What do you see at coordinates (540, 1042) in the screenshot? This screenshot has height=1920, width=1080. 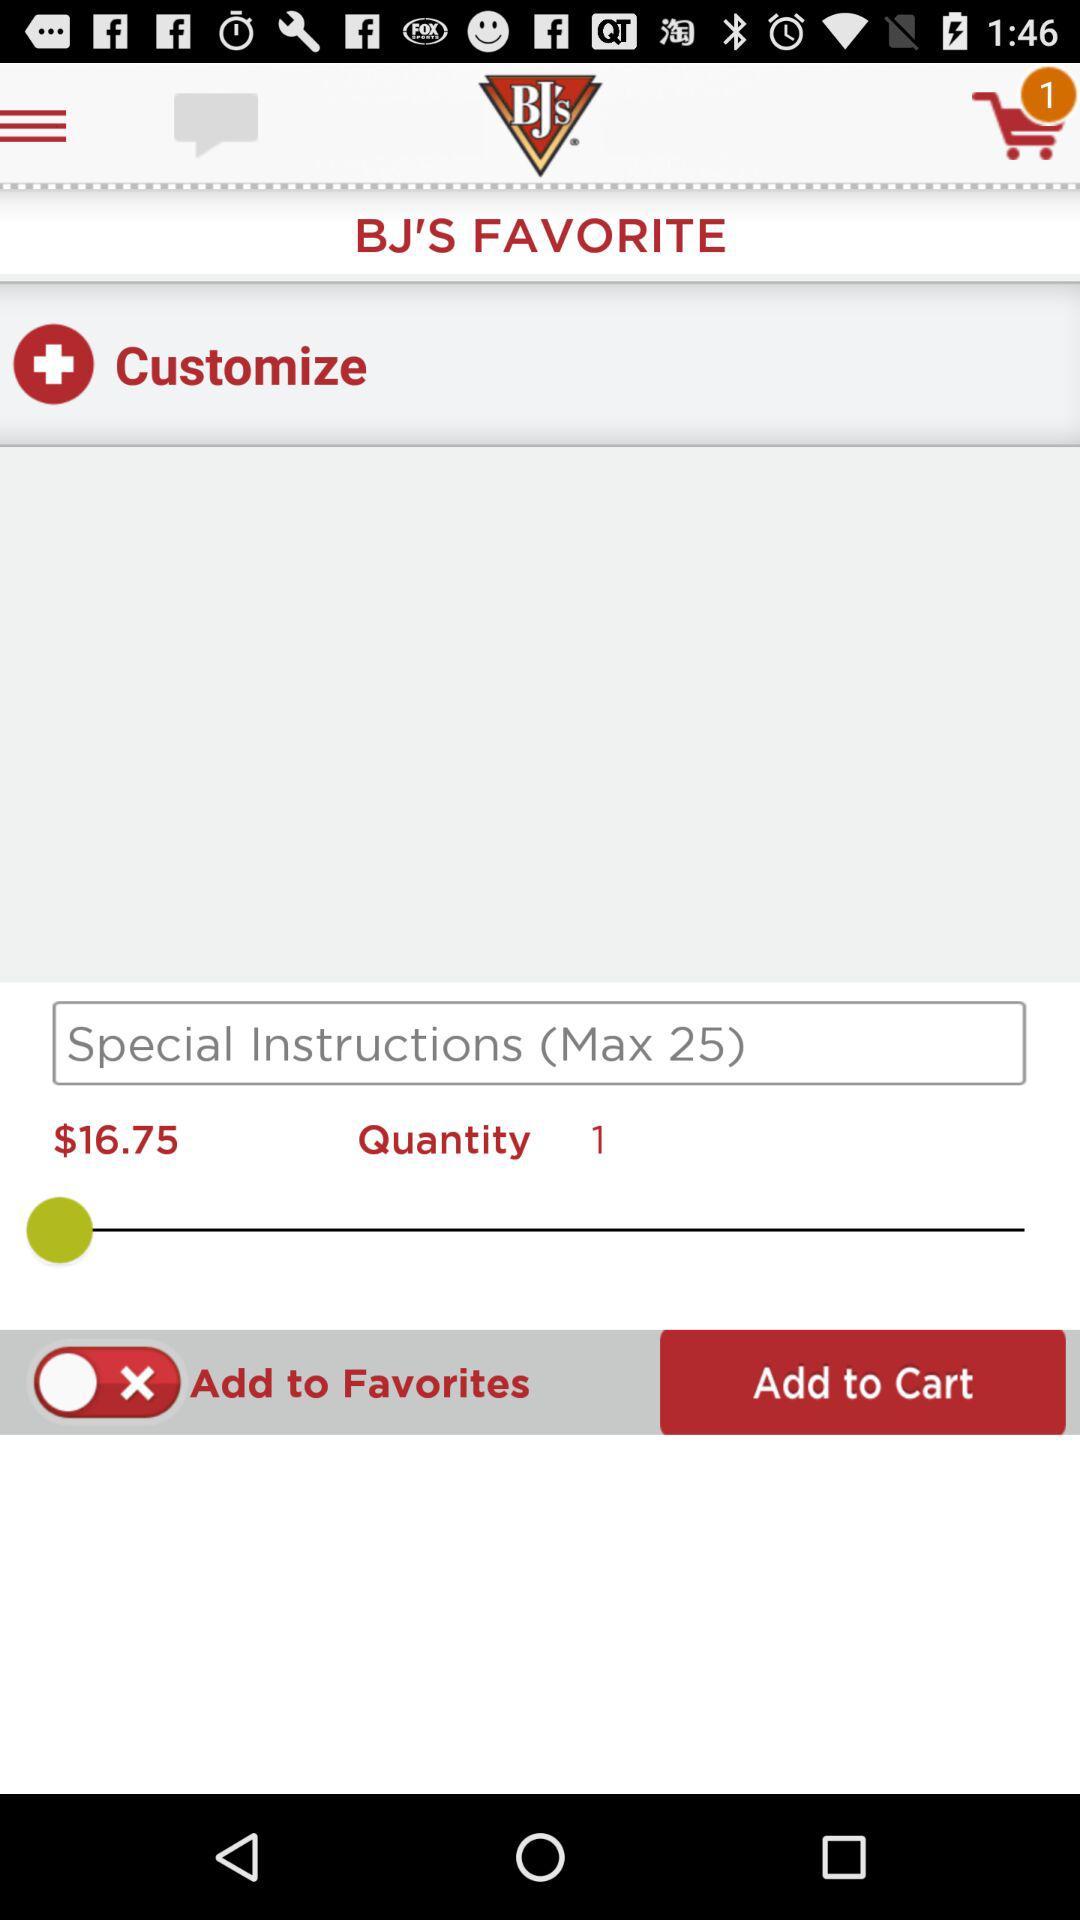 I see `name` at bounding box center [540, 1042].